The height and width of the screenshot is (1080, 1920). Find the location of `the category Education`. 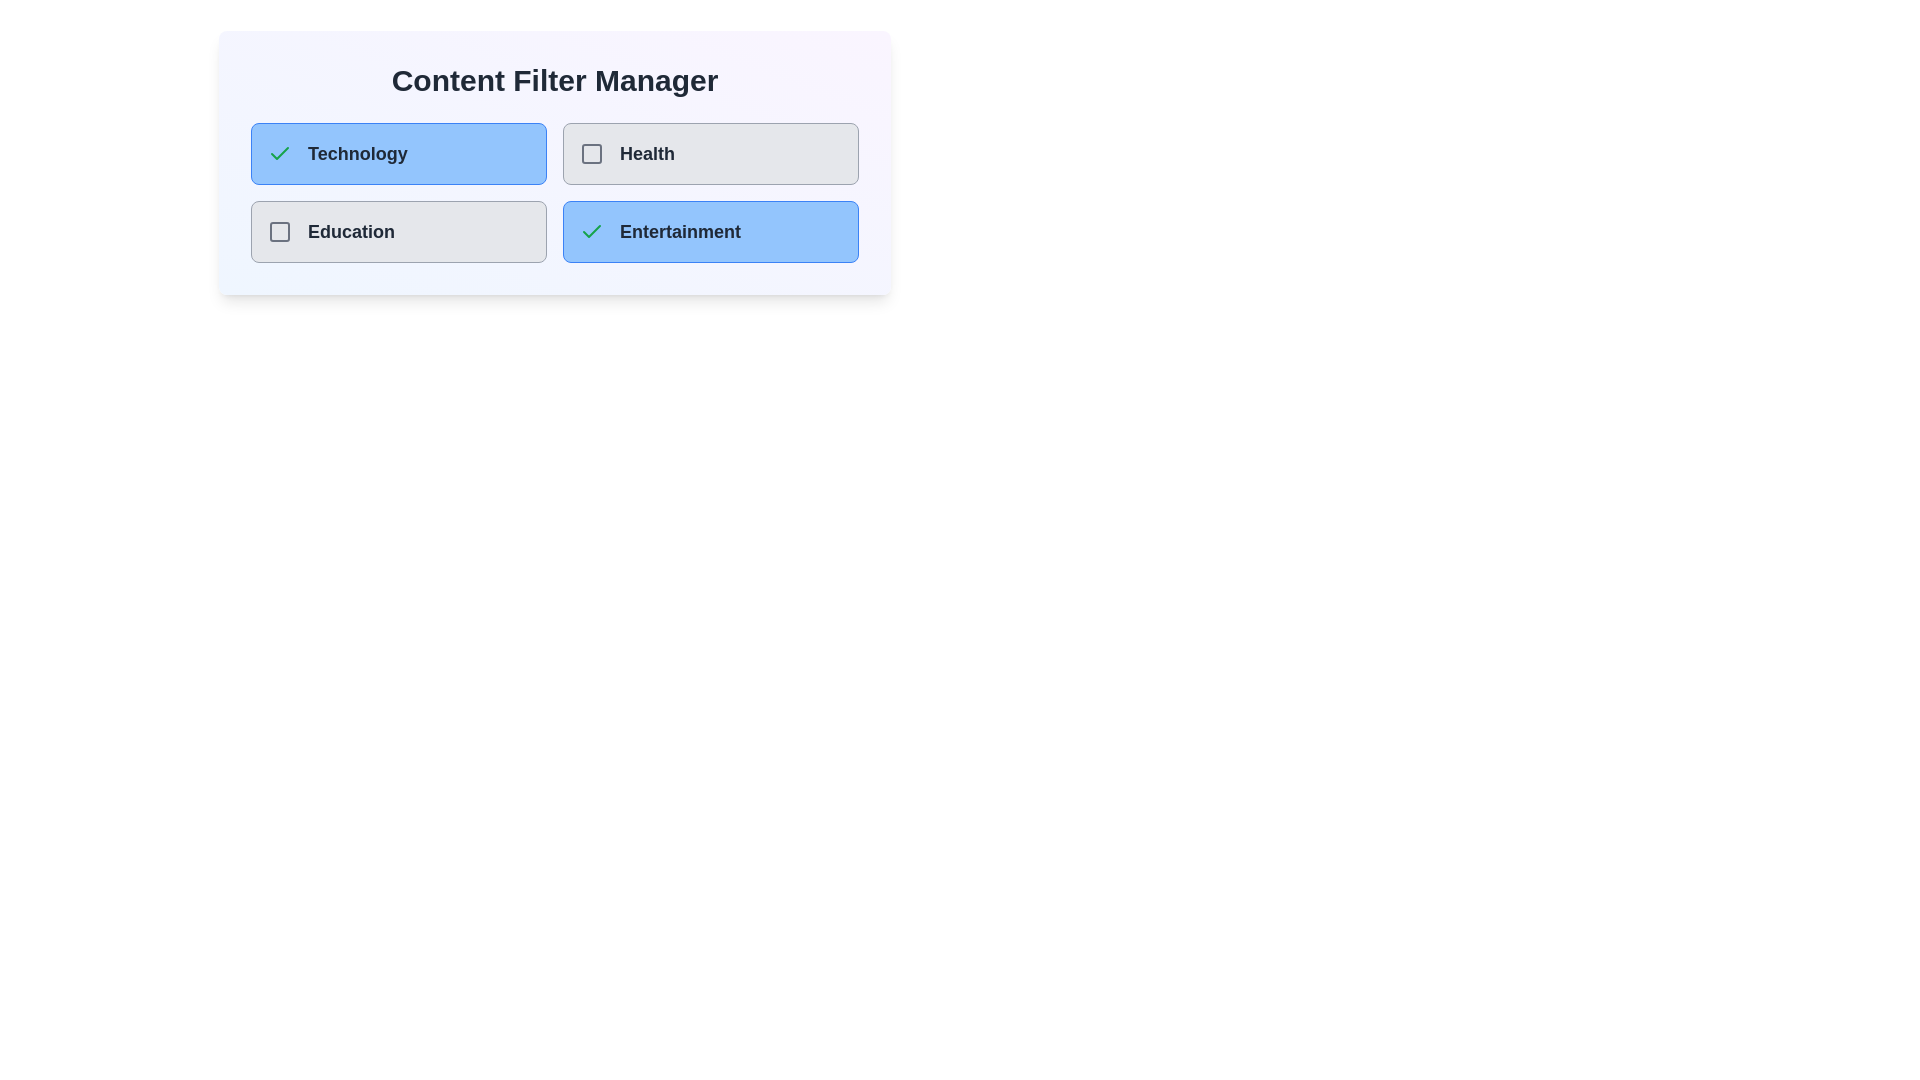

the category Education is located at coordinates (278, 230).